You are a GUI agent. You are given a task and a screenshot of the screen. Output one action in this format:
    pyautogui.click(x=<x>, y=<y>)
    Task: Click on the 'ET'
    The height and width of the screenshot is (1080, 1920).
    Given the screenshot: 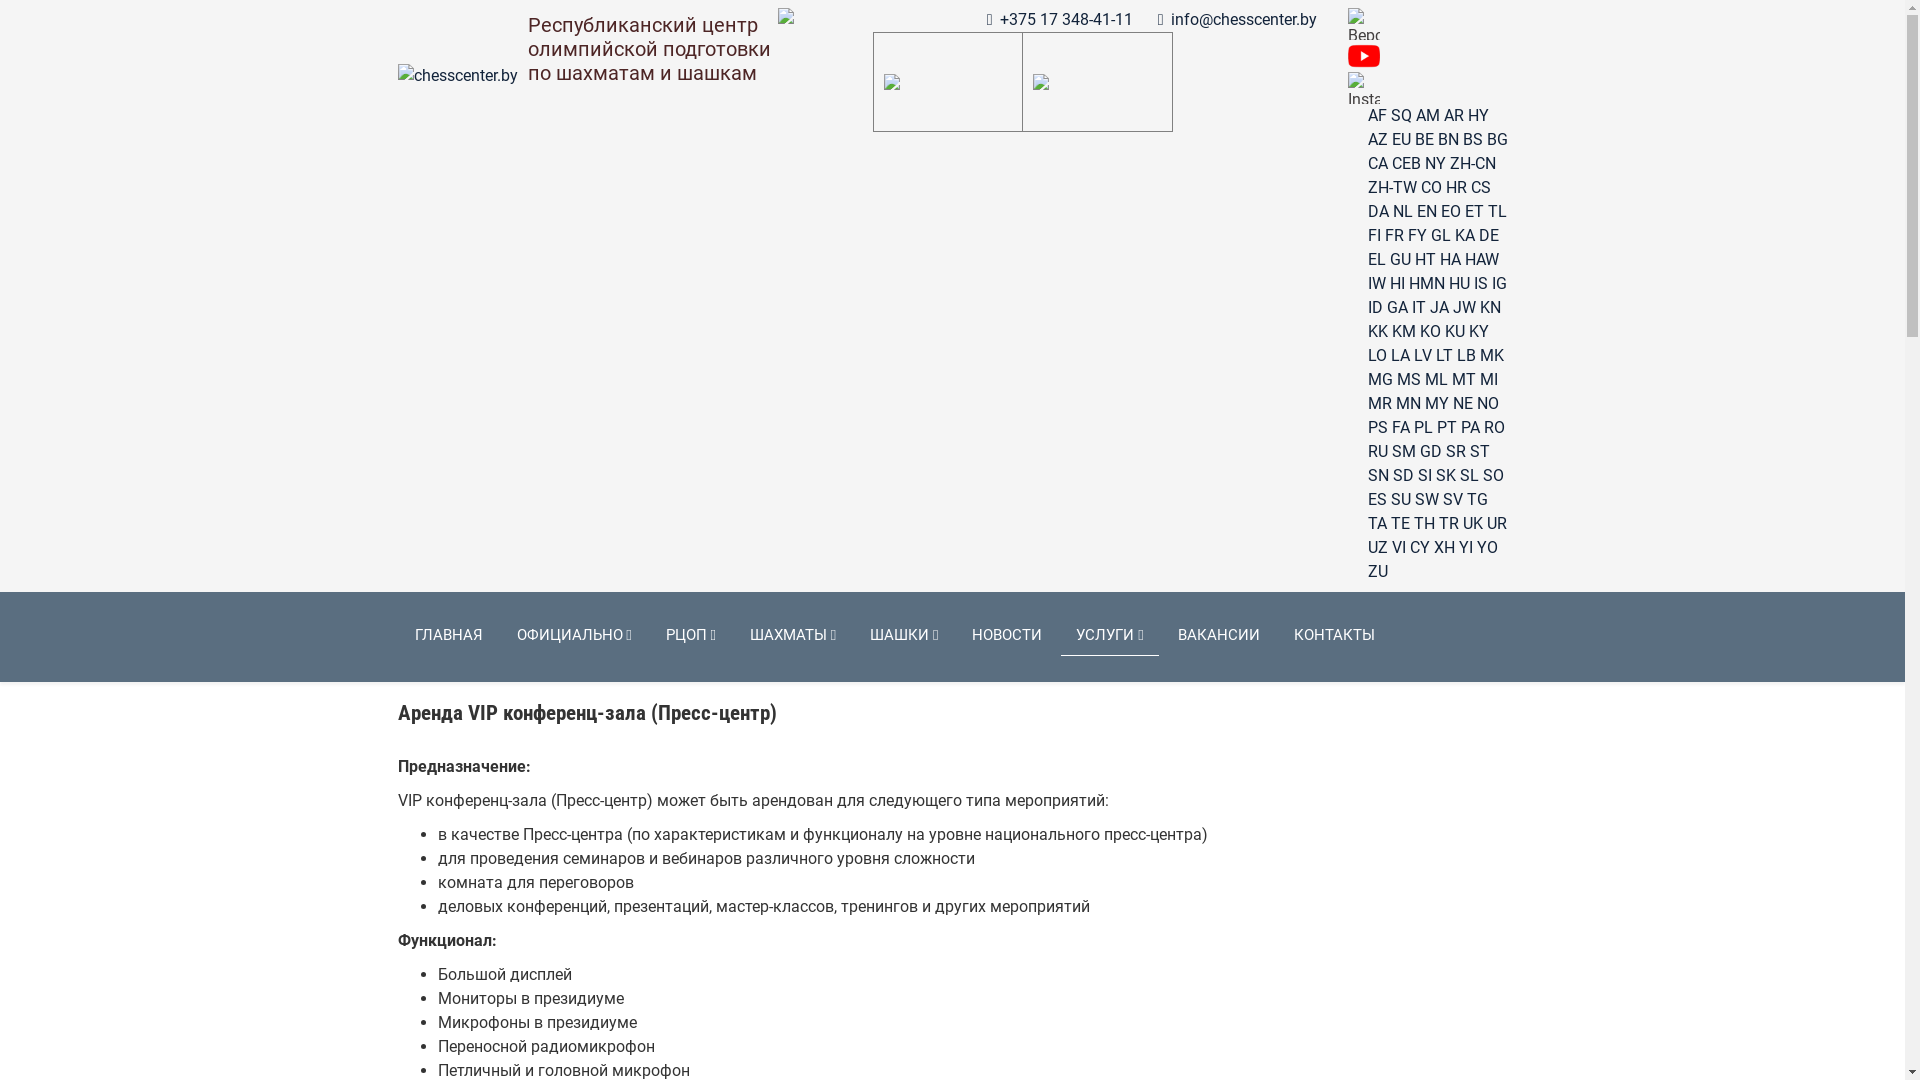 What is the action you would take?
    pyautogui.click(x=1473, y=211)
    